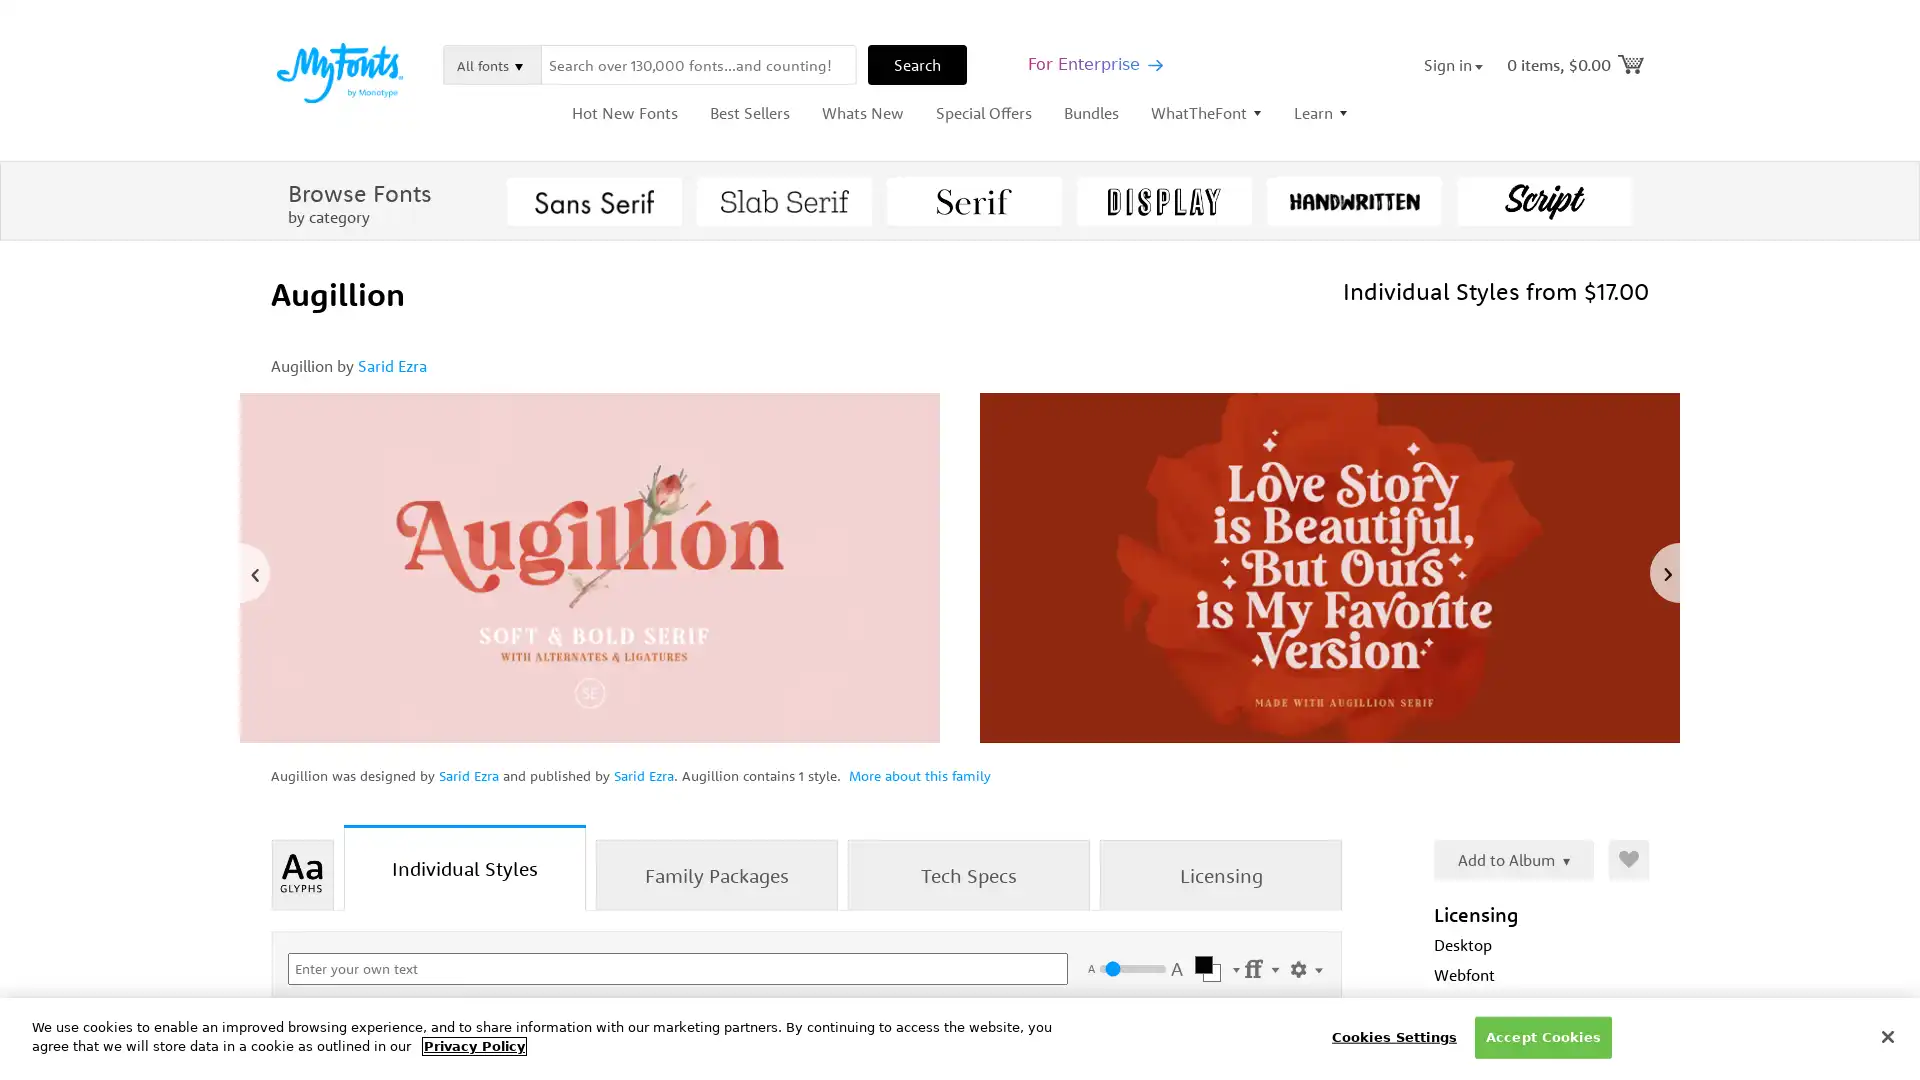 This screenshot has width=1920, height=1080. Describe the element at coordinates (1513, 859) in the screenshot. I see `Add to Album` at that location.